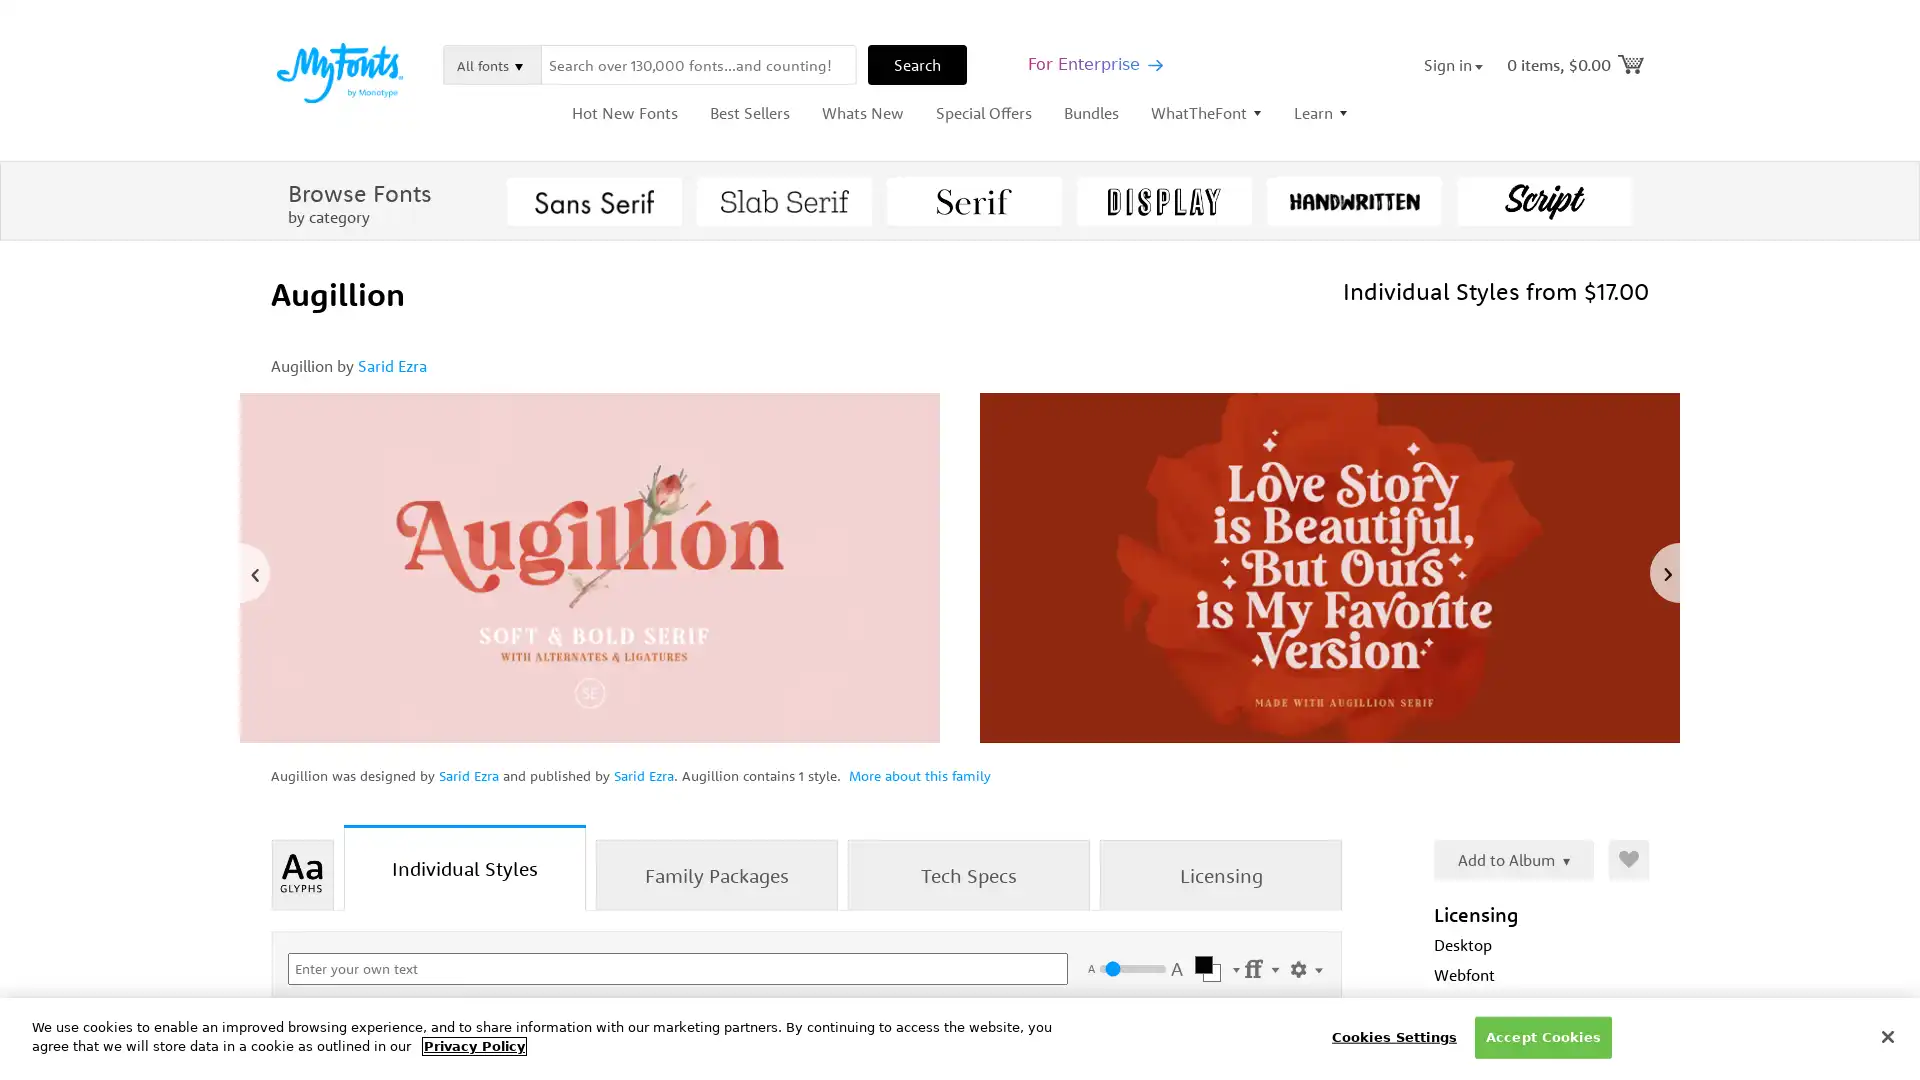 This screenshot has width=1920, height=1080. Describe the element at coordinates (1513, 859) in the screenshot. I see `Add to Album` at that location.